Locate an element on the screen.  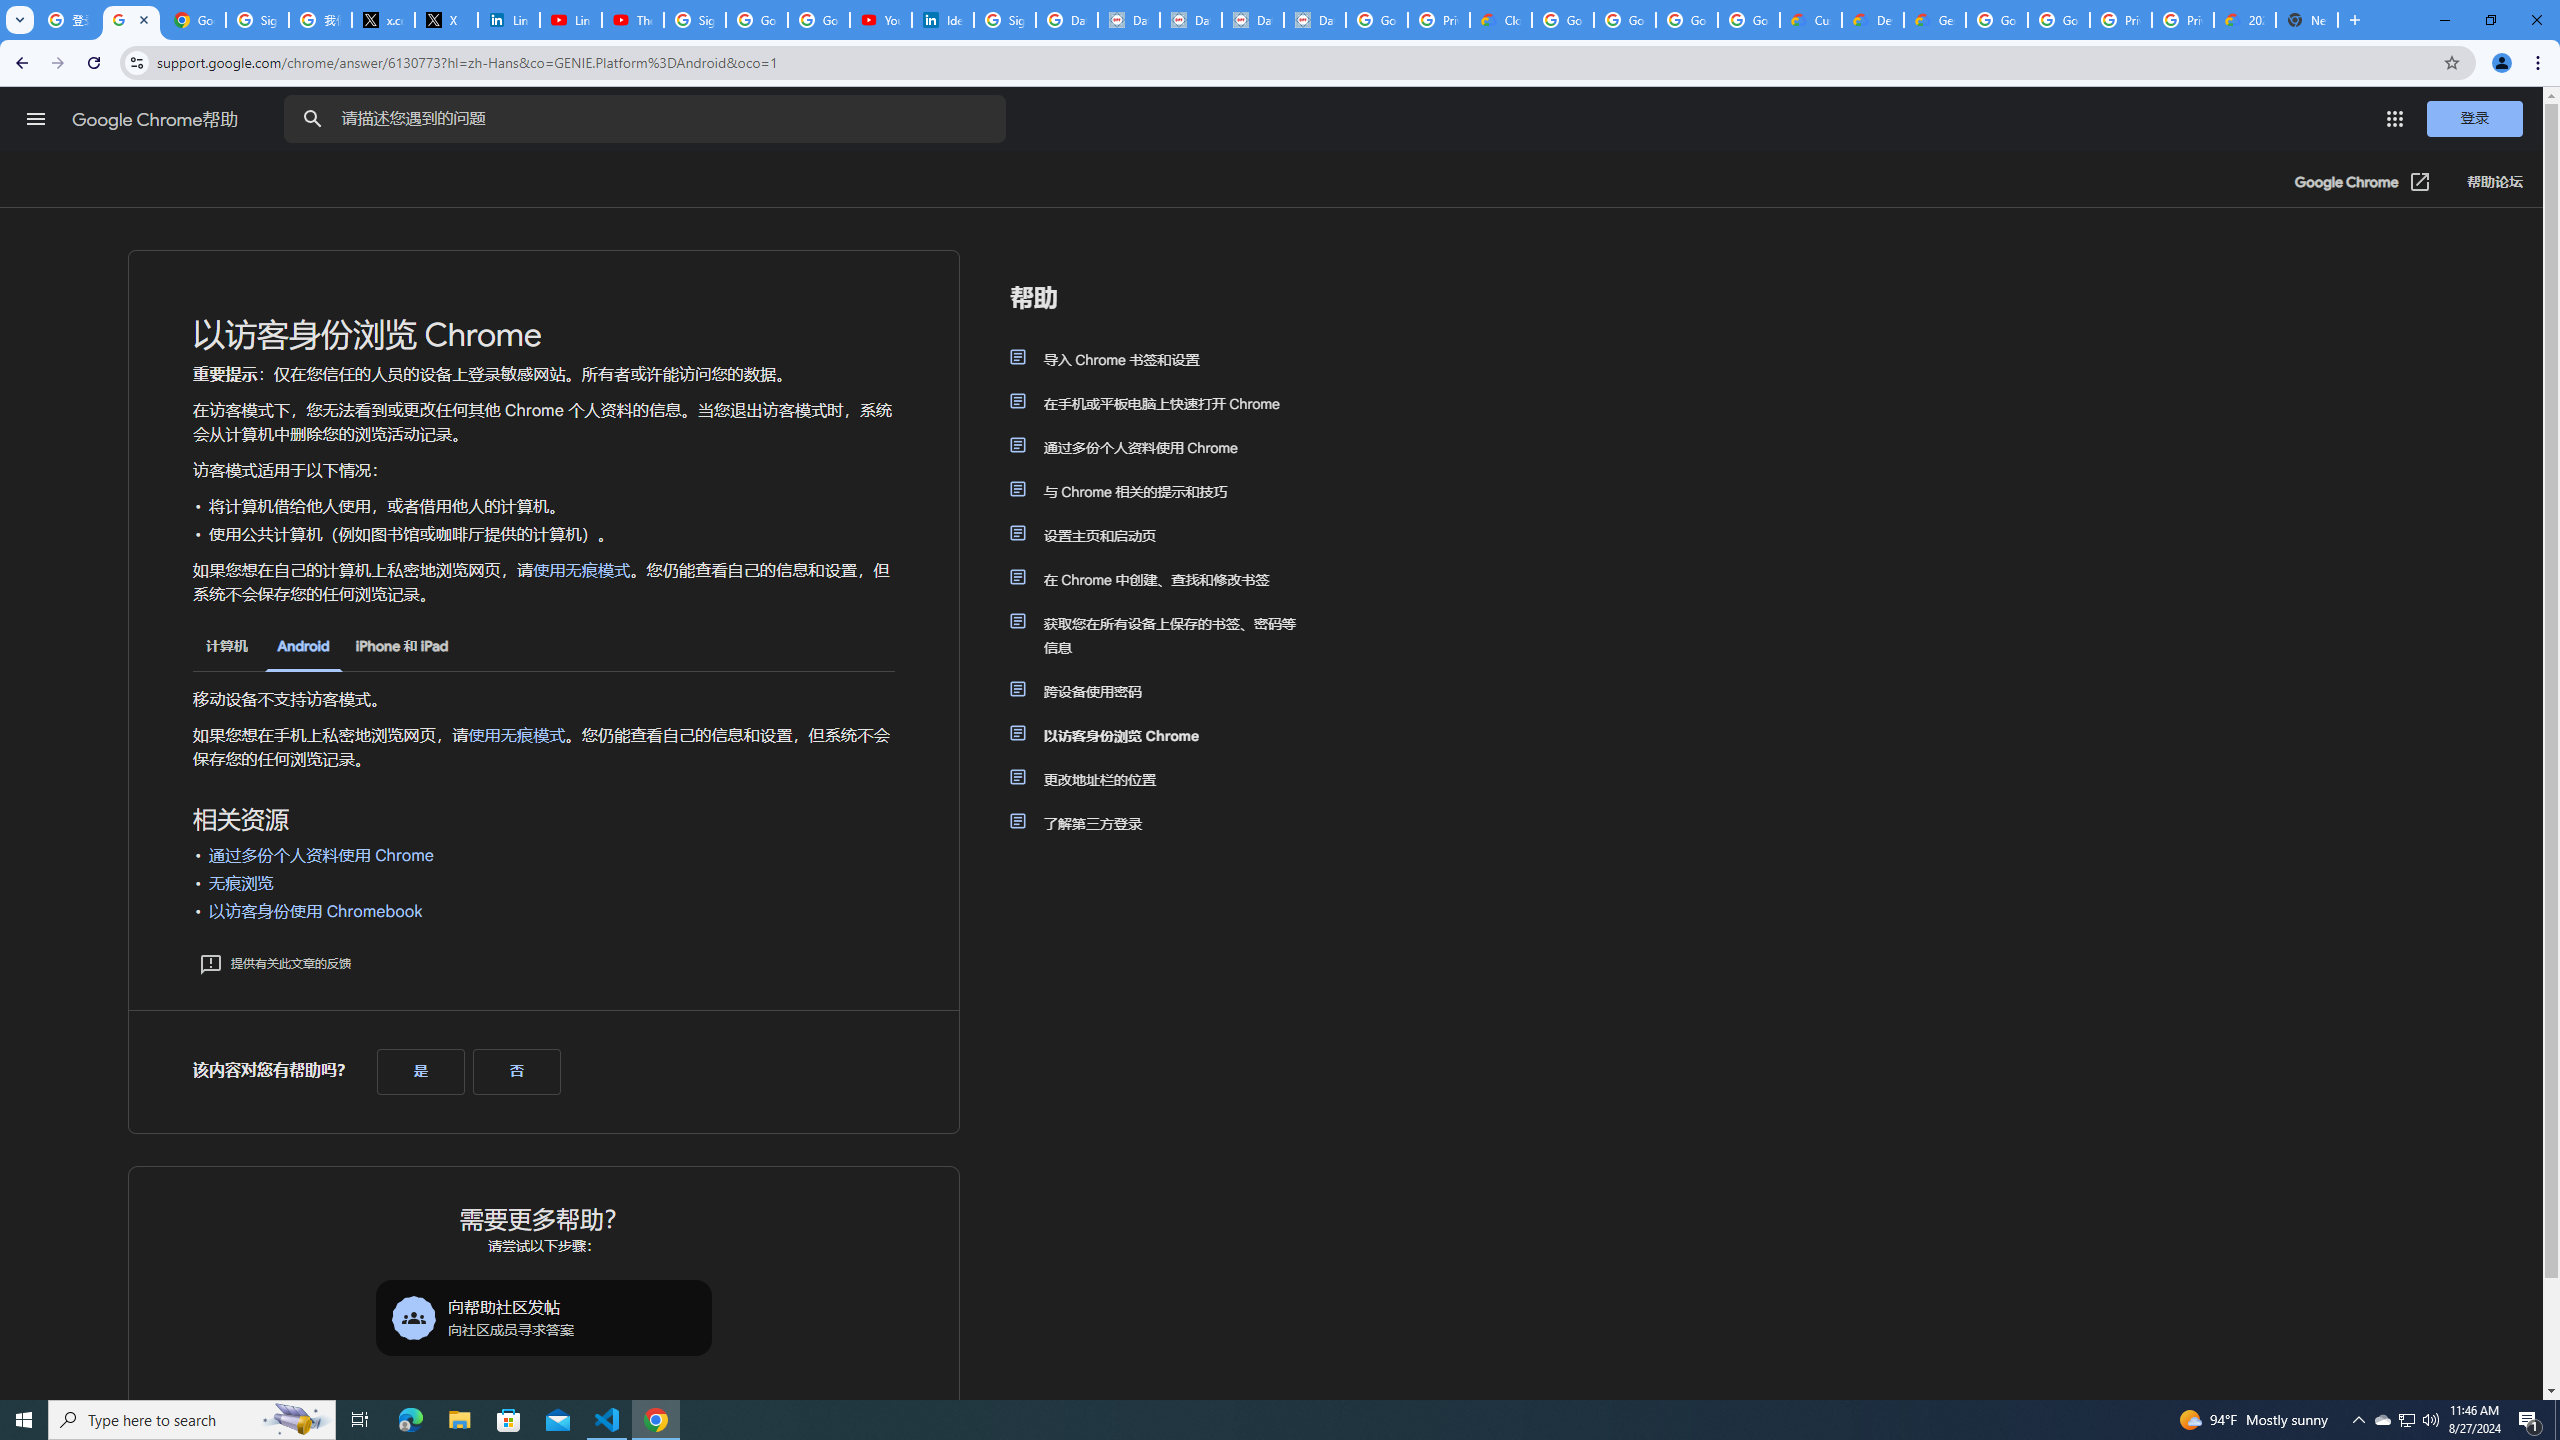
'Data Privacy Framework' is located at coordinates (1313, 19).